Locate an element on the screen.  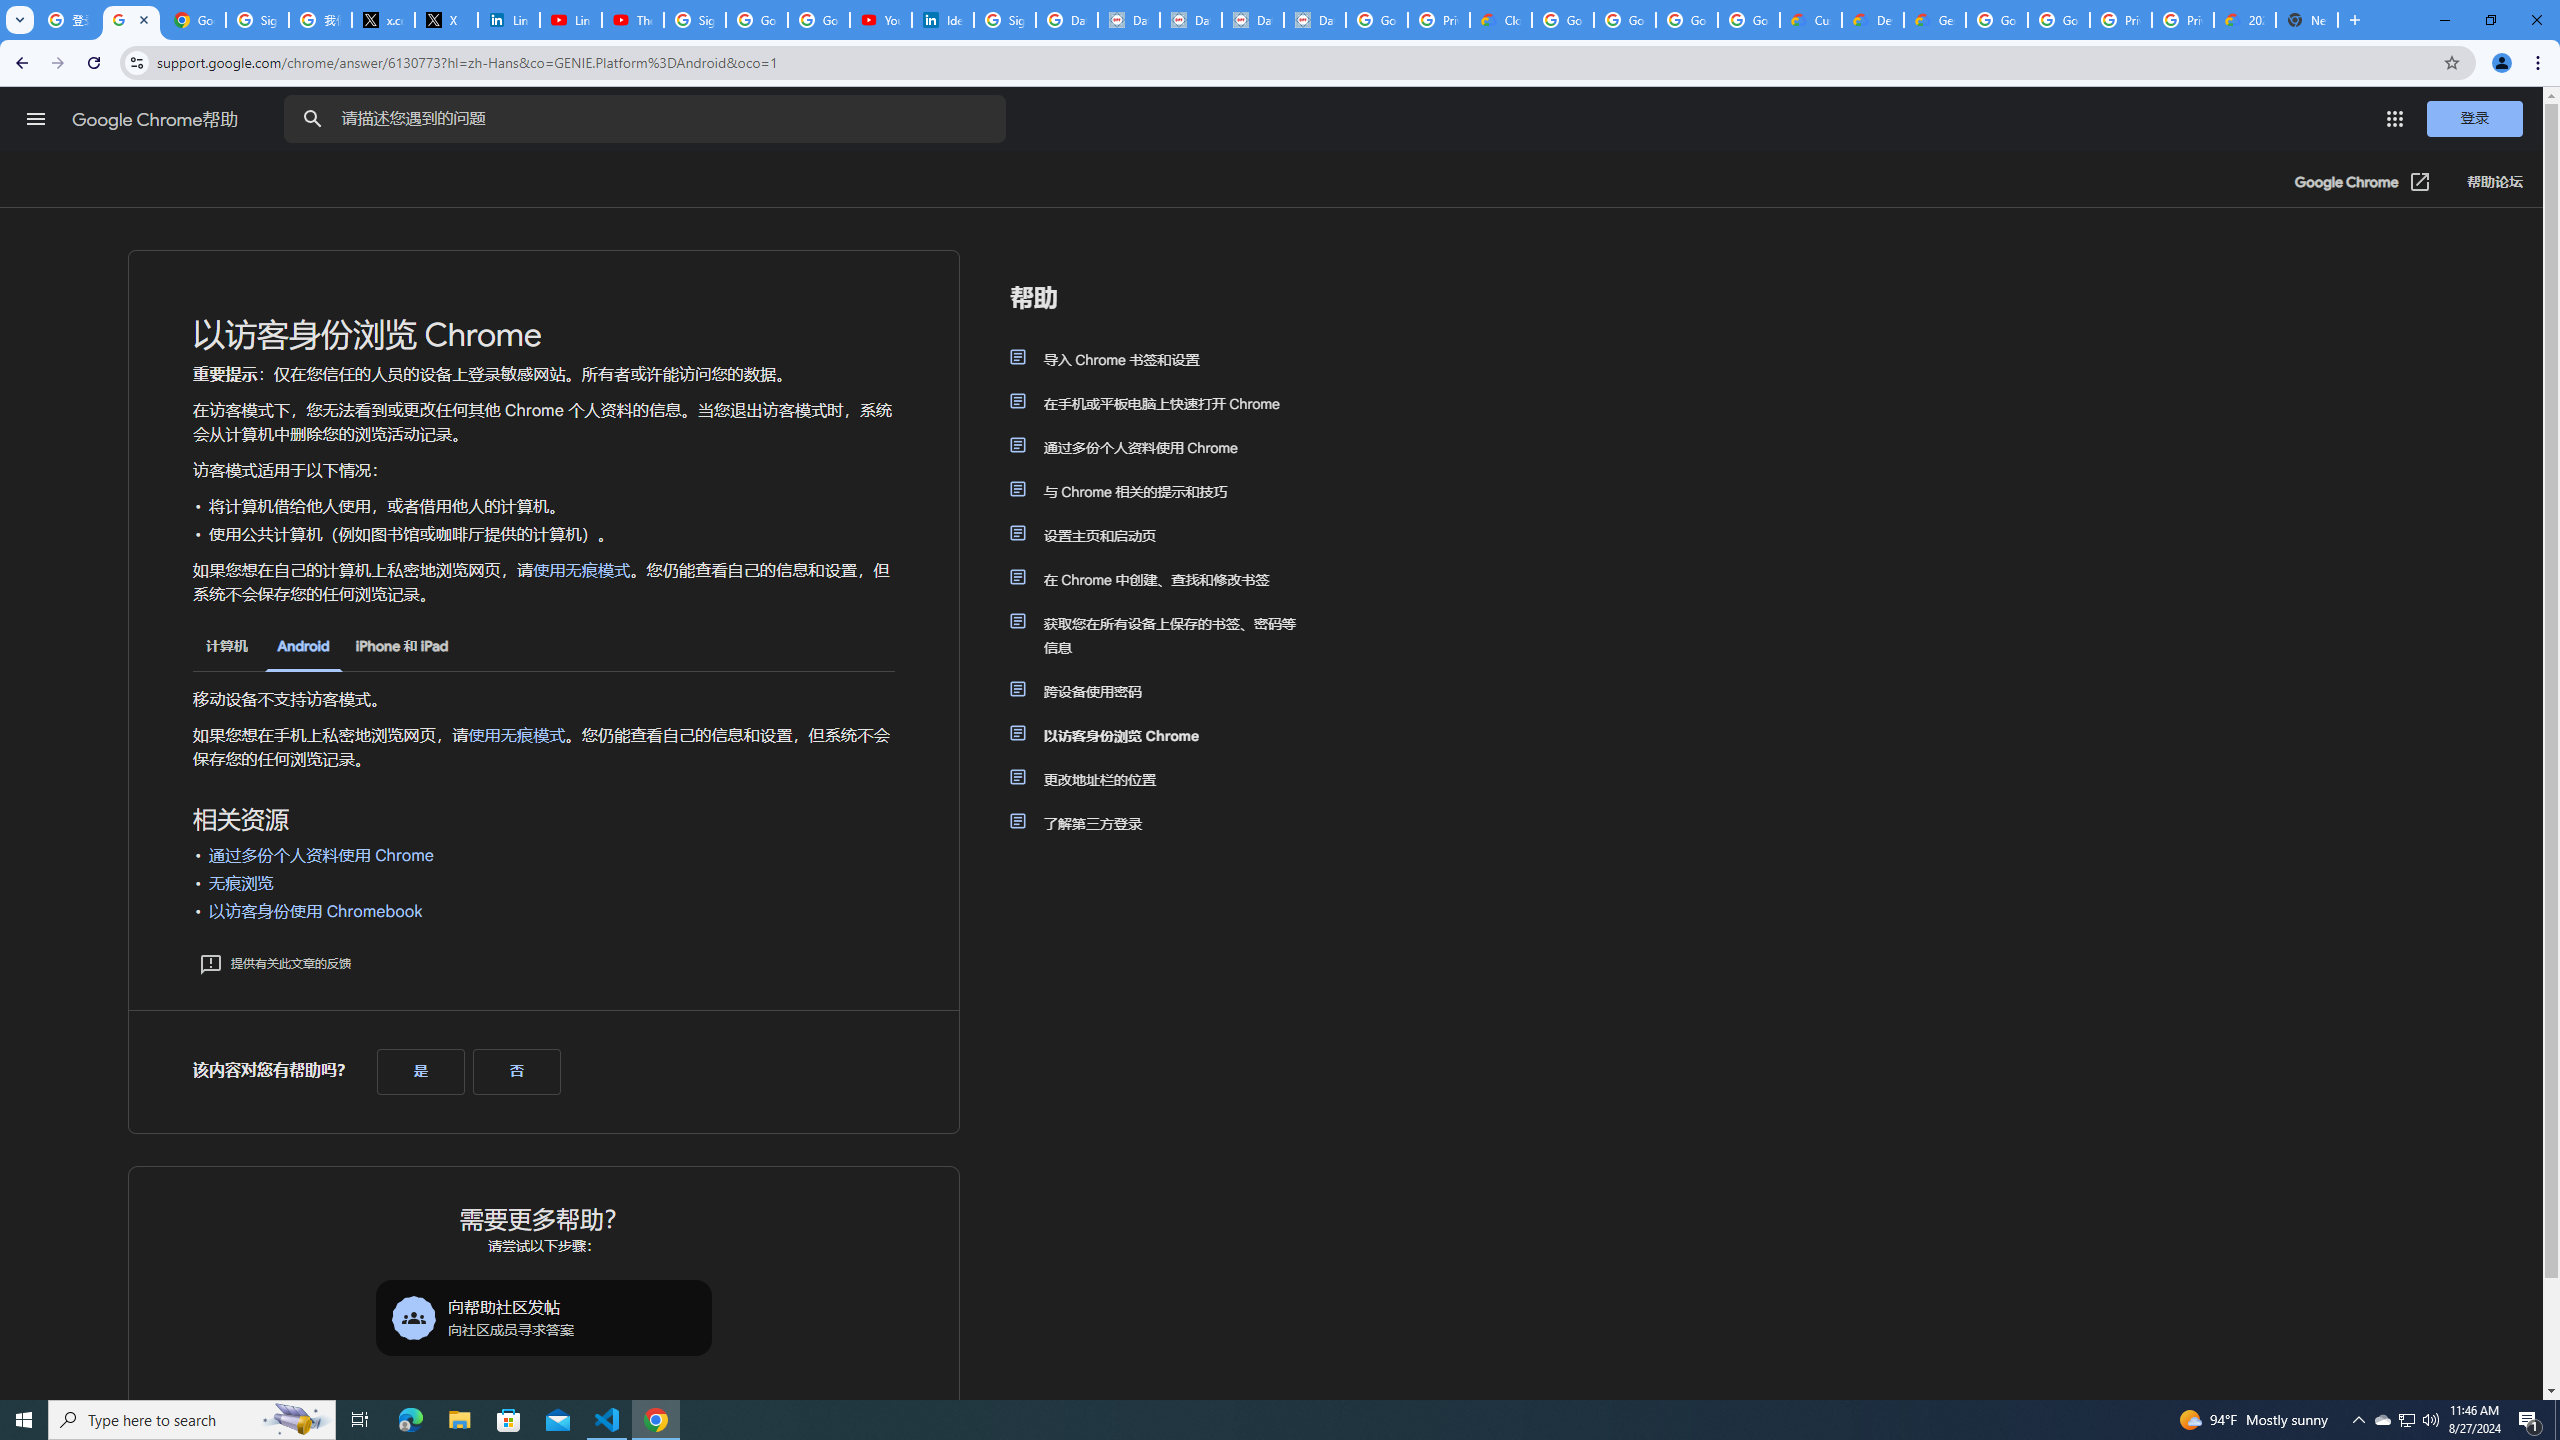
'Data Privacy Framework' is located at coordinates (1313, 19).